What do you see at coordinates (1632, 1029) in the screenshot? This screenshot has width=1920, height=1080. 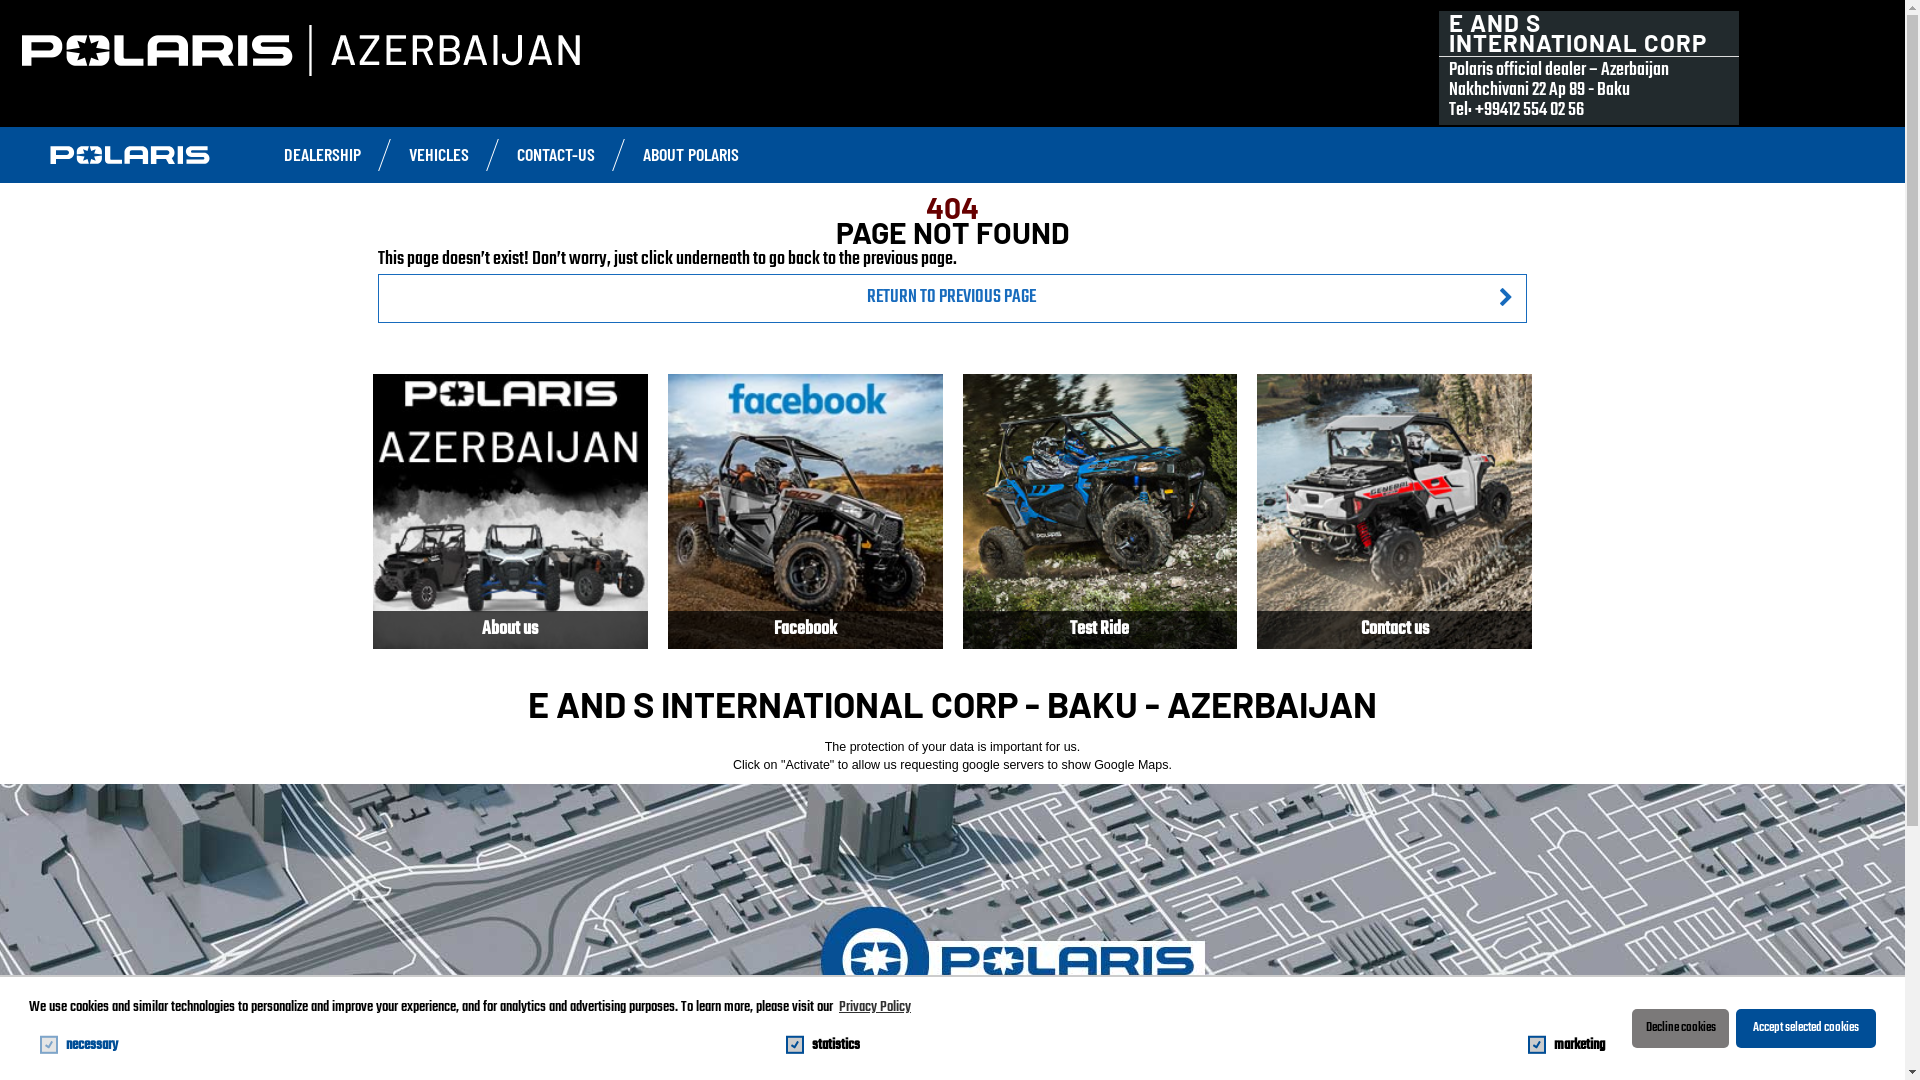 I see `'Decline cookies'` at bounding box center [1632, 1029].